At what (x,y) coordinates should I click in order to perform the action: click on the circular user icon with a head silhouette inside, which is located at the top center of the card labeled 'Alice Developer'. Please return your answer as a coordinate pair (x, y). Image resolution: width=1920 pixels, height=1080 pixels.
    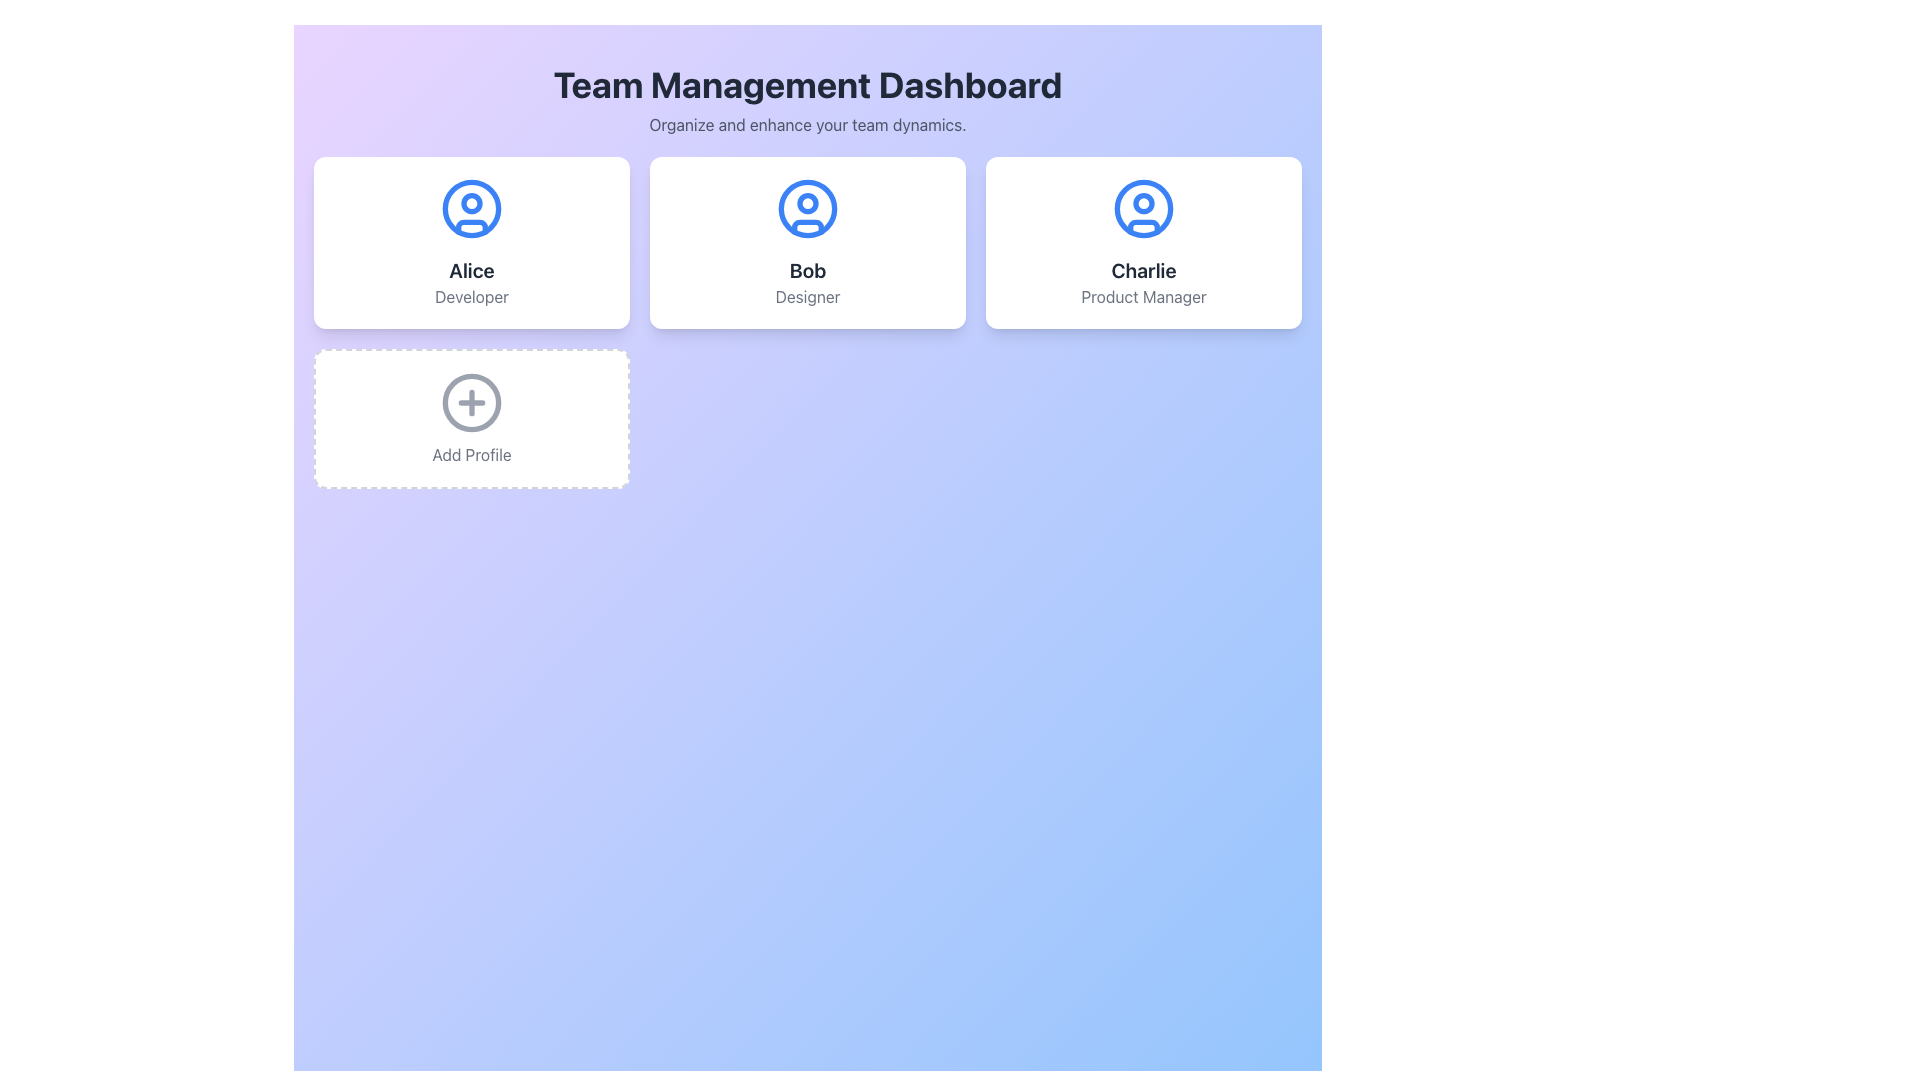
    Looking at the image, I should click on (470, 208).